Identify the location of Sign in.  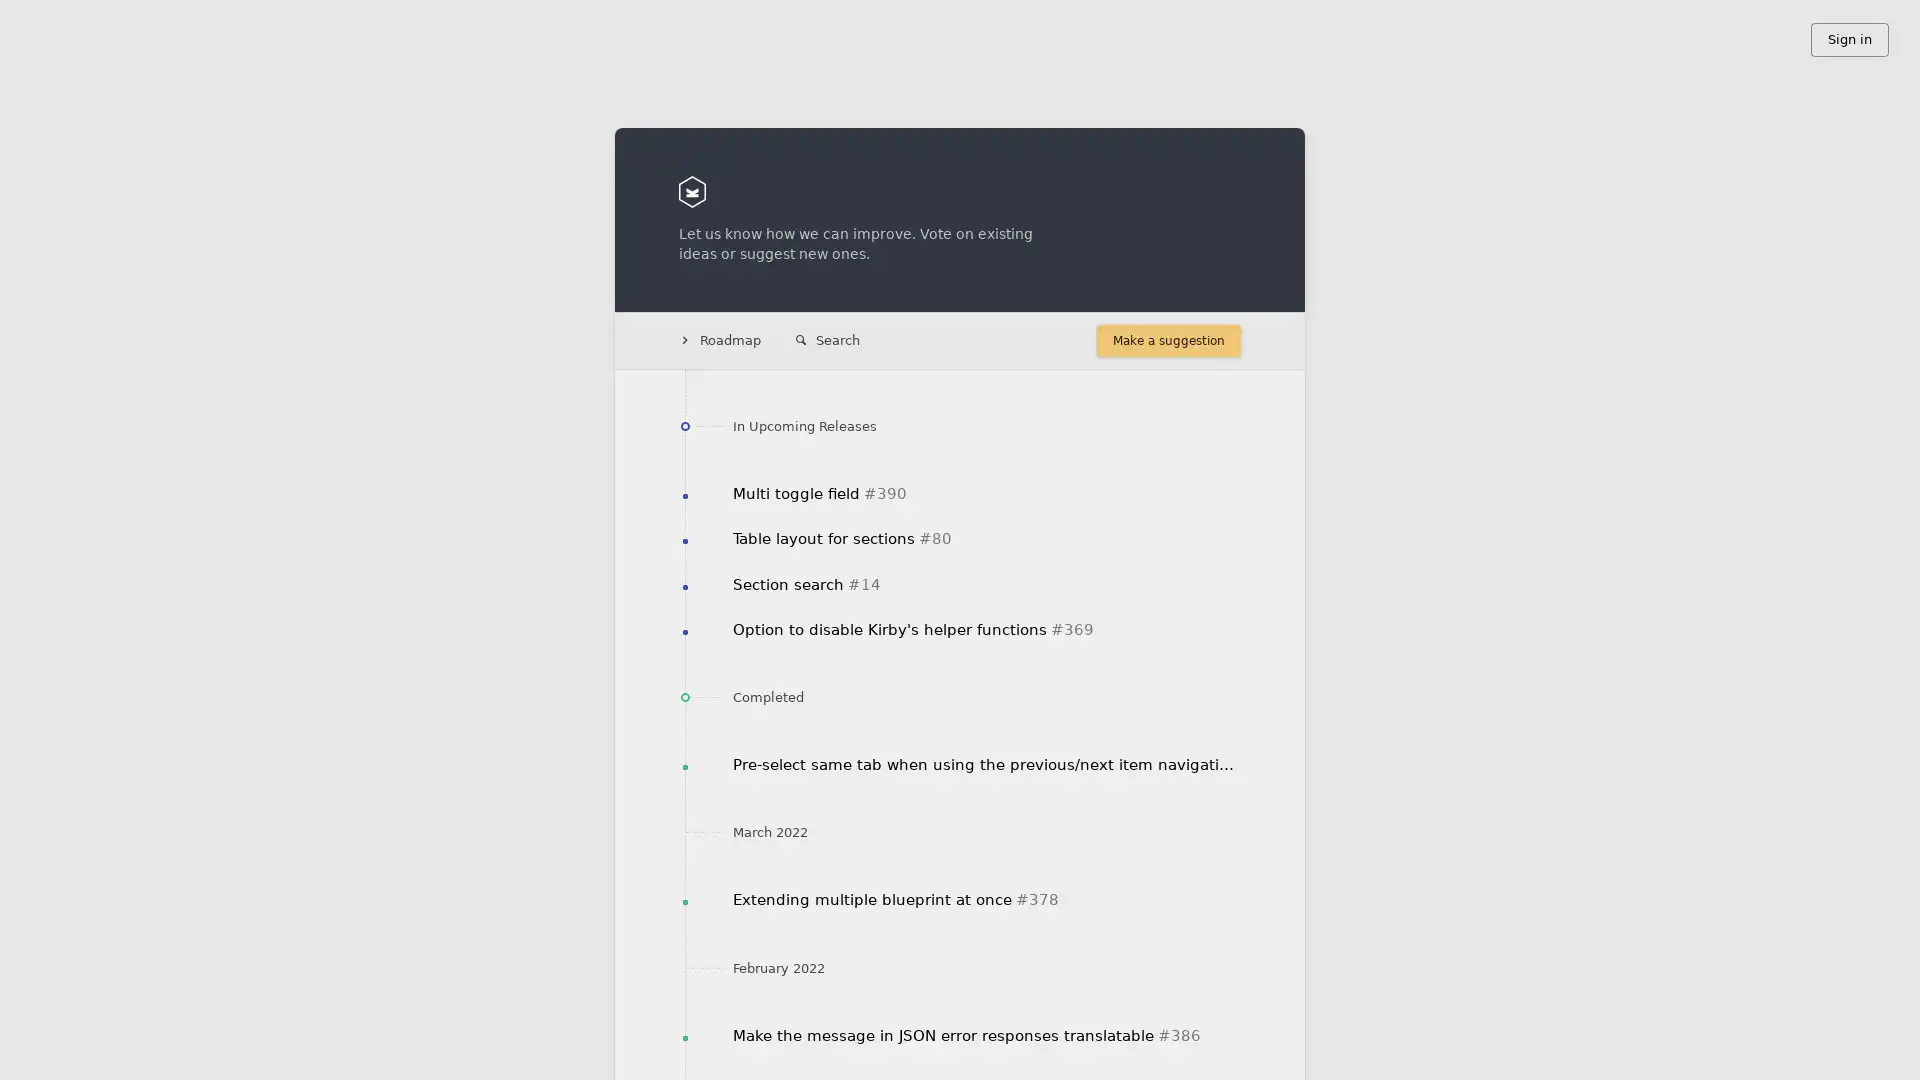
(1848, 39).